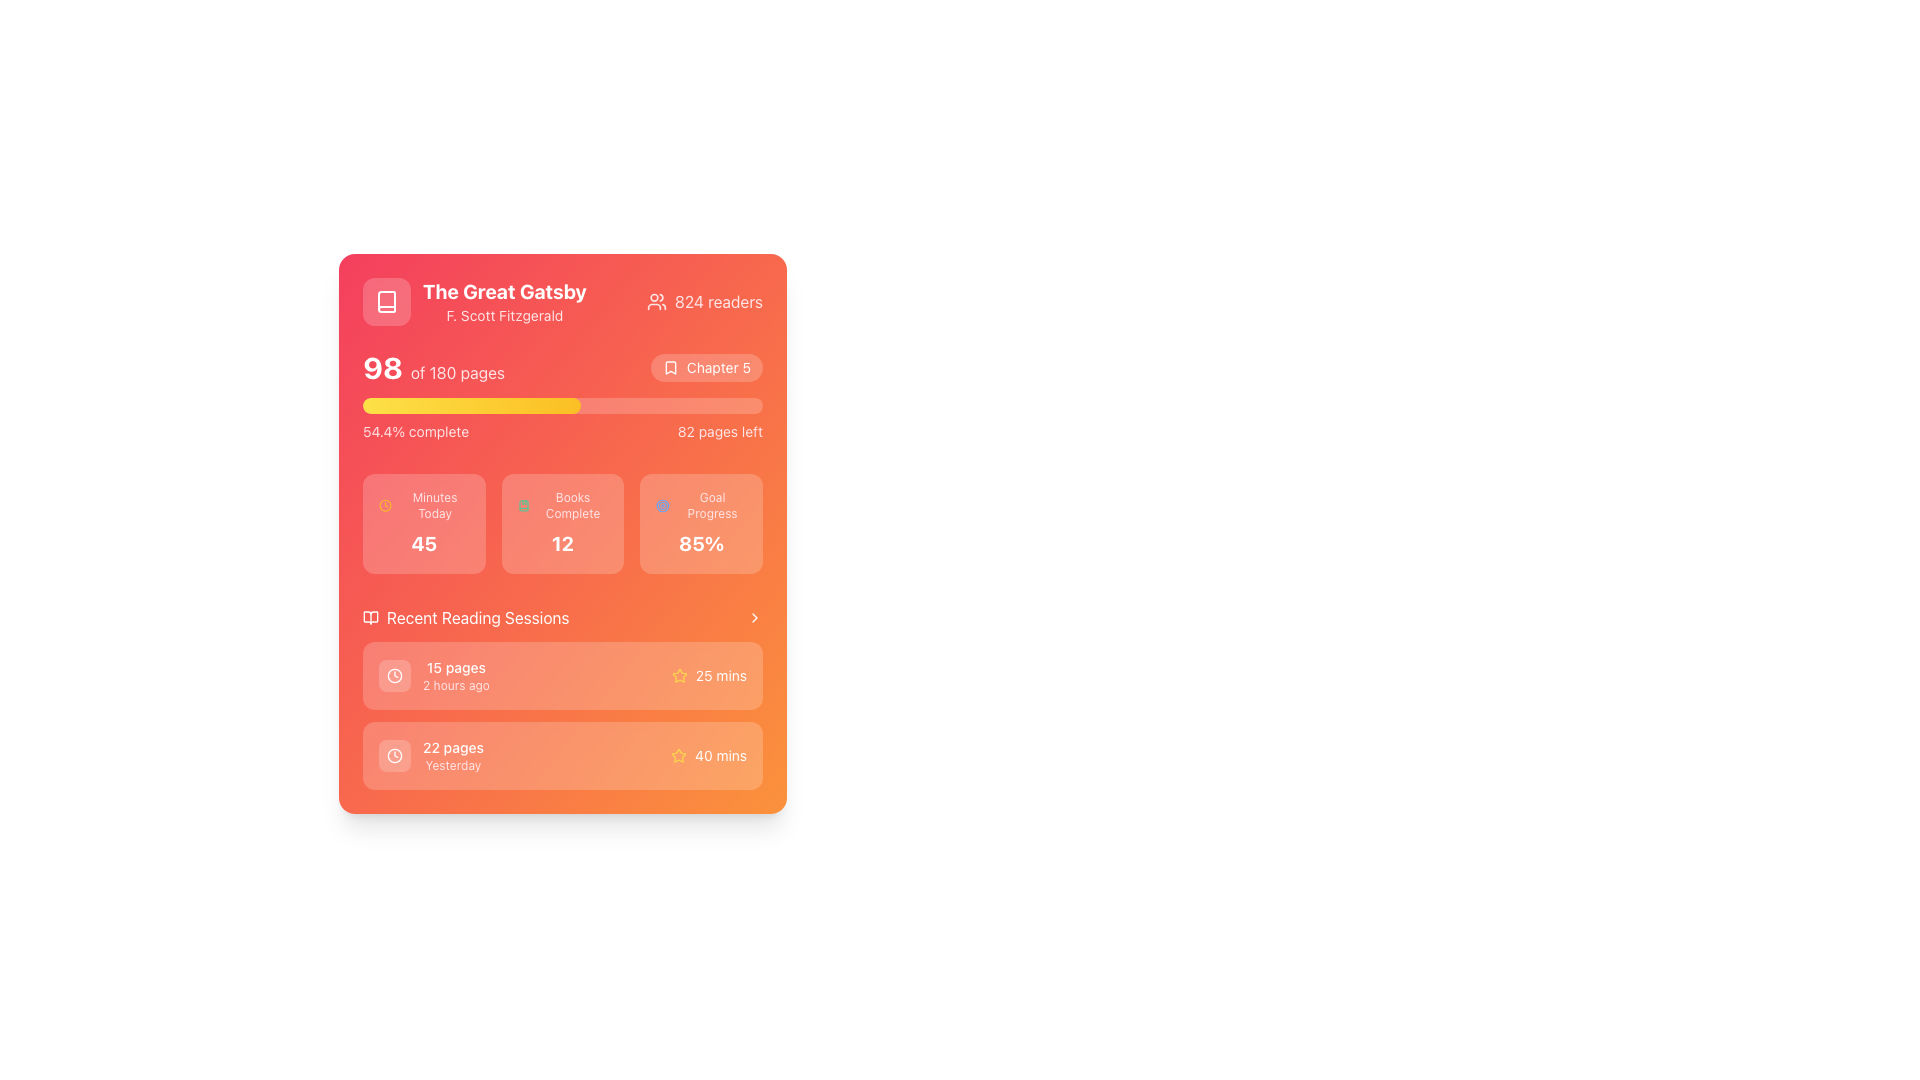 The width and height of the screenshot is (1920, 1080). Describe the element at coordinates (394, 675) in the screenshot. I see `the Frame of the Clock Icon located centrally within the clock-like icon in the second reading session entry under '22 pages Yesterday'` at that location.